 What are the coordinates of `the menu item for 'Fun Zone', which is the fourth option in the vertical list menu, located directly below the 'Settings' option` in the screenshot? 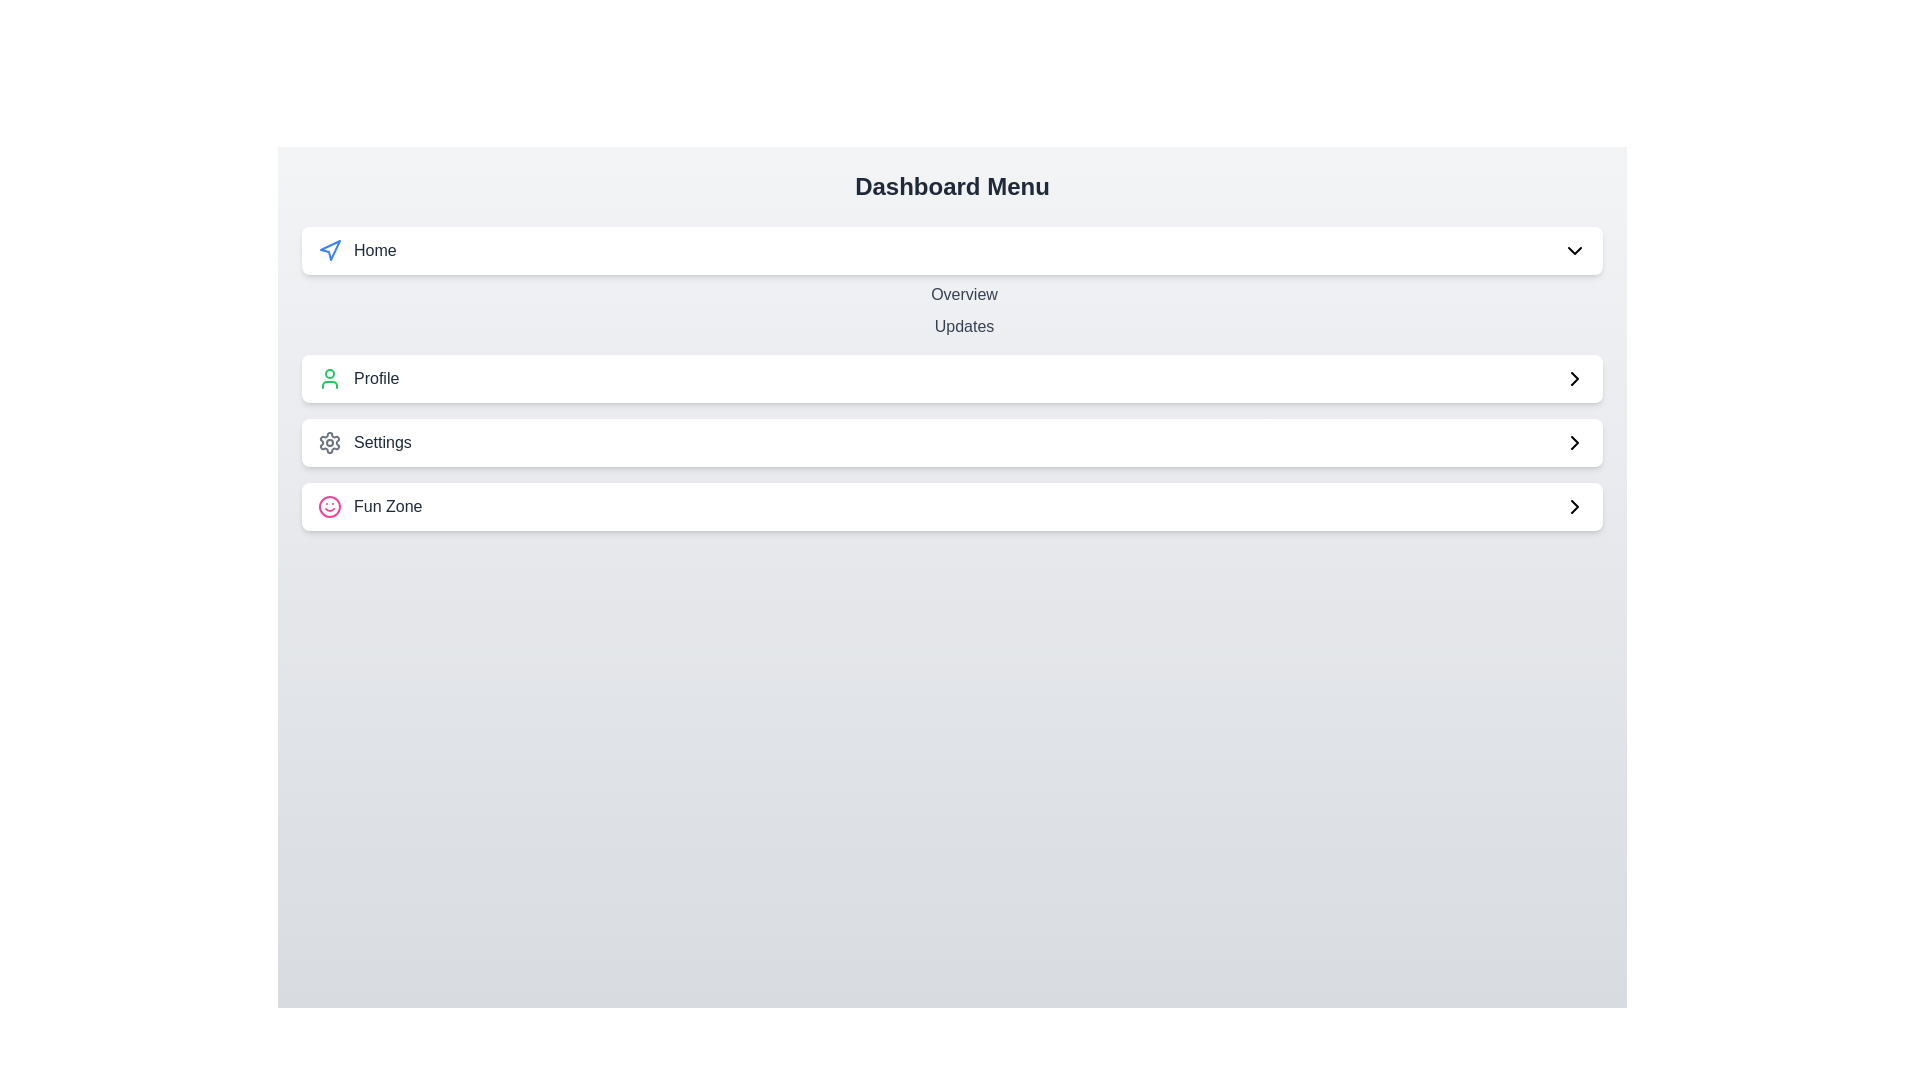 It's located at (951, 505).